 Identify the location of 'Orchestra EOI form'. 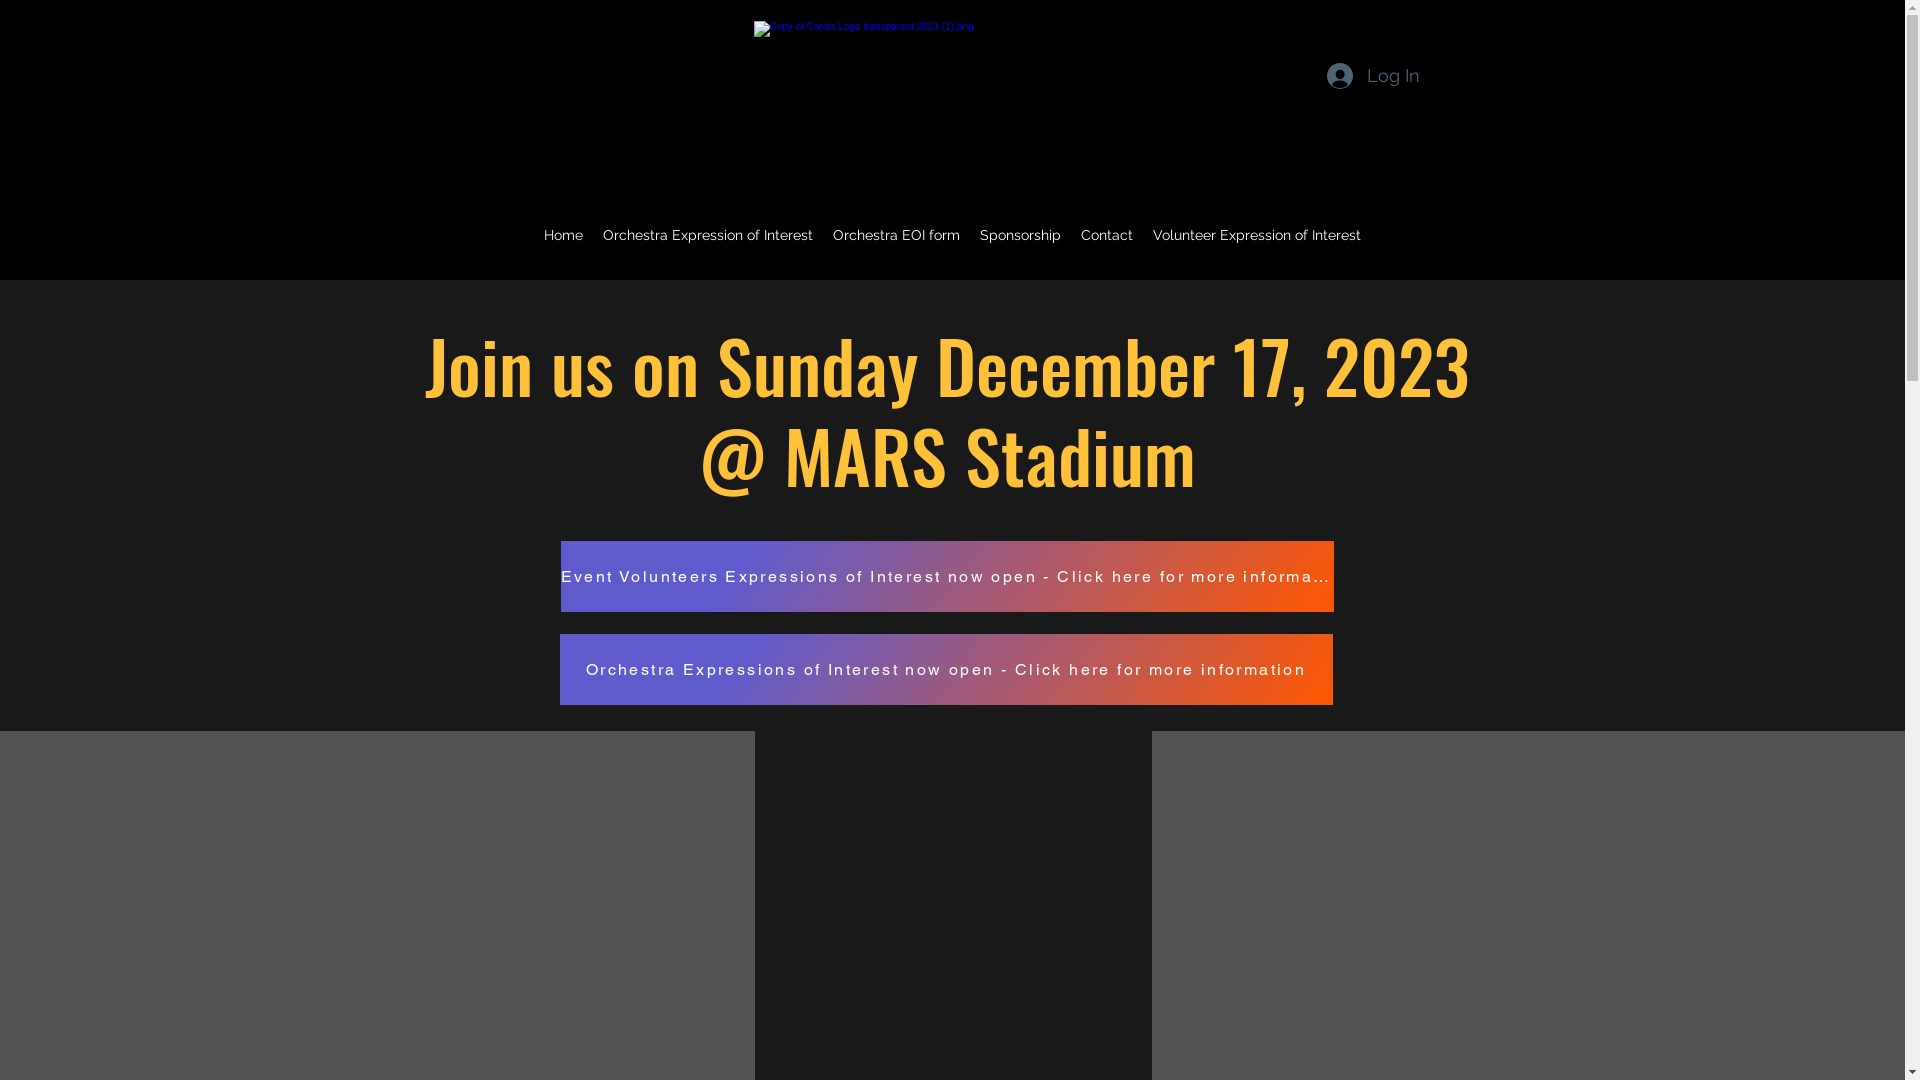
(895, 234).